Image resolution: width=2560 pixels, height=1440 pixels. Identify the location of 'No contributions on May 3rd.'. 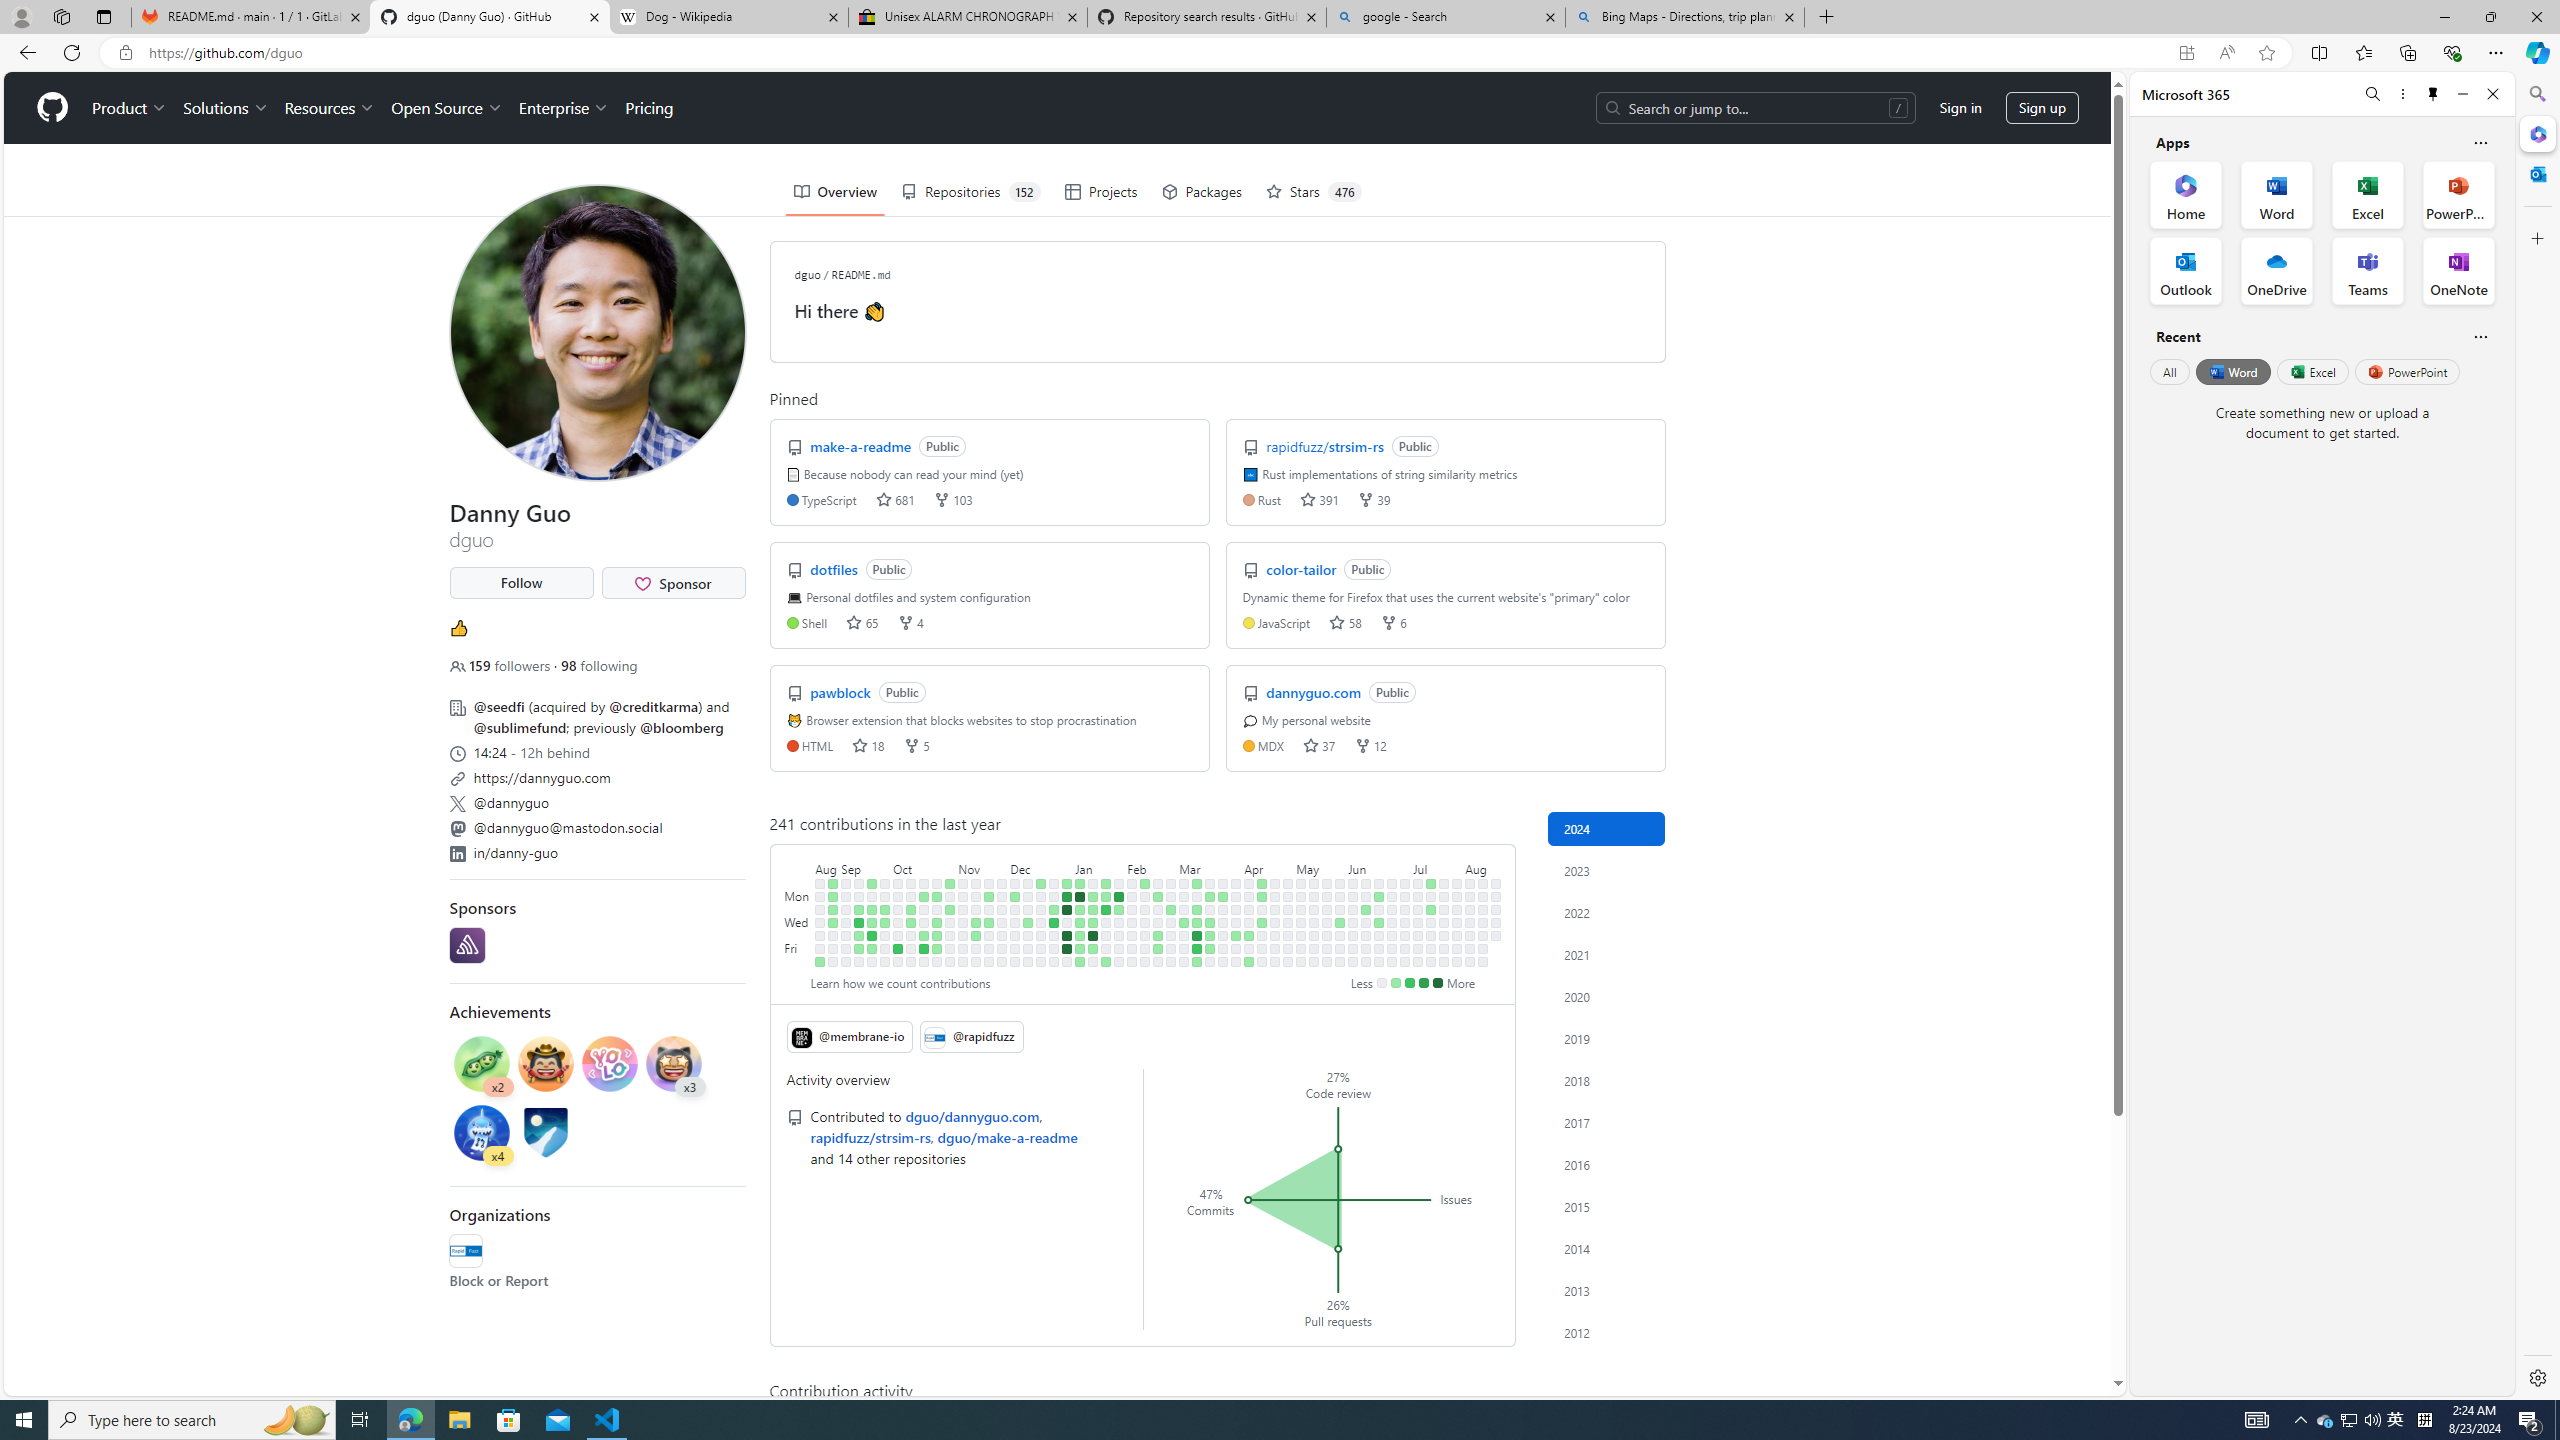
(1287, 947).